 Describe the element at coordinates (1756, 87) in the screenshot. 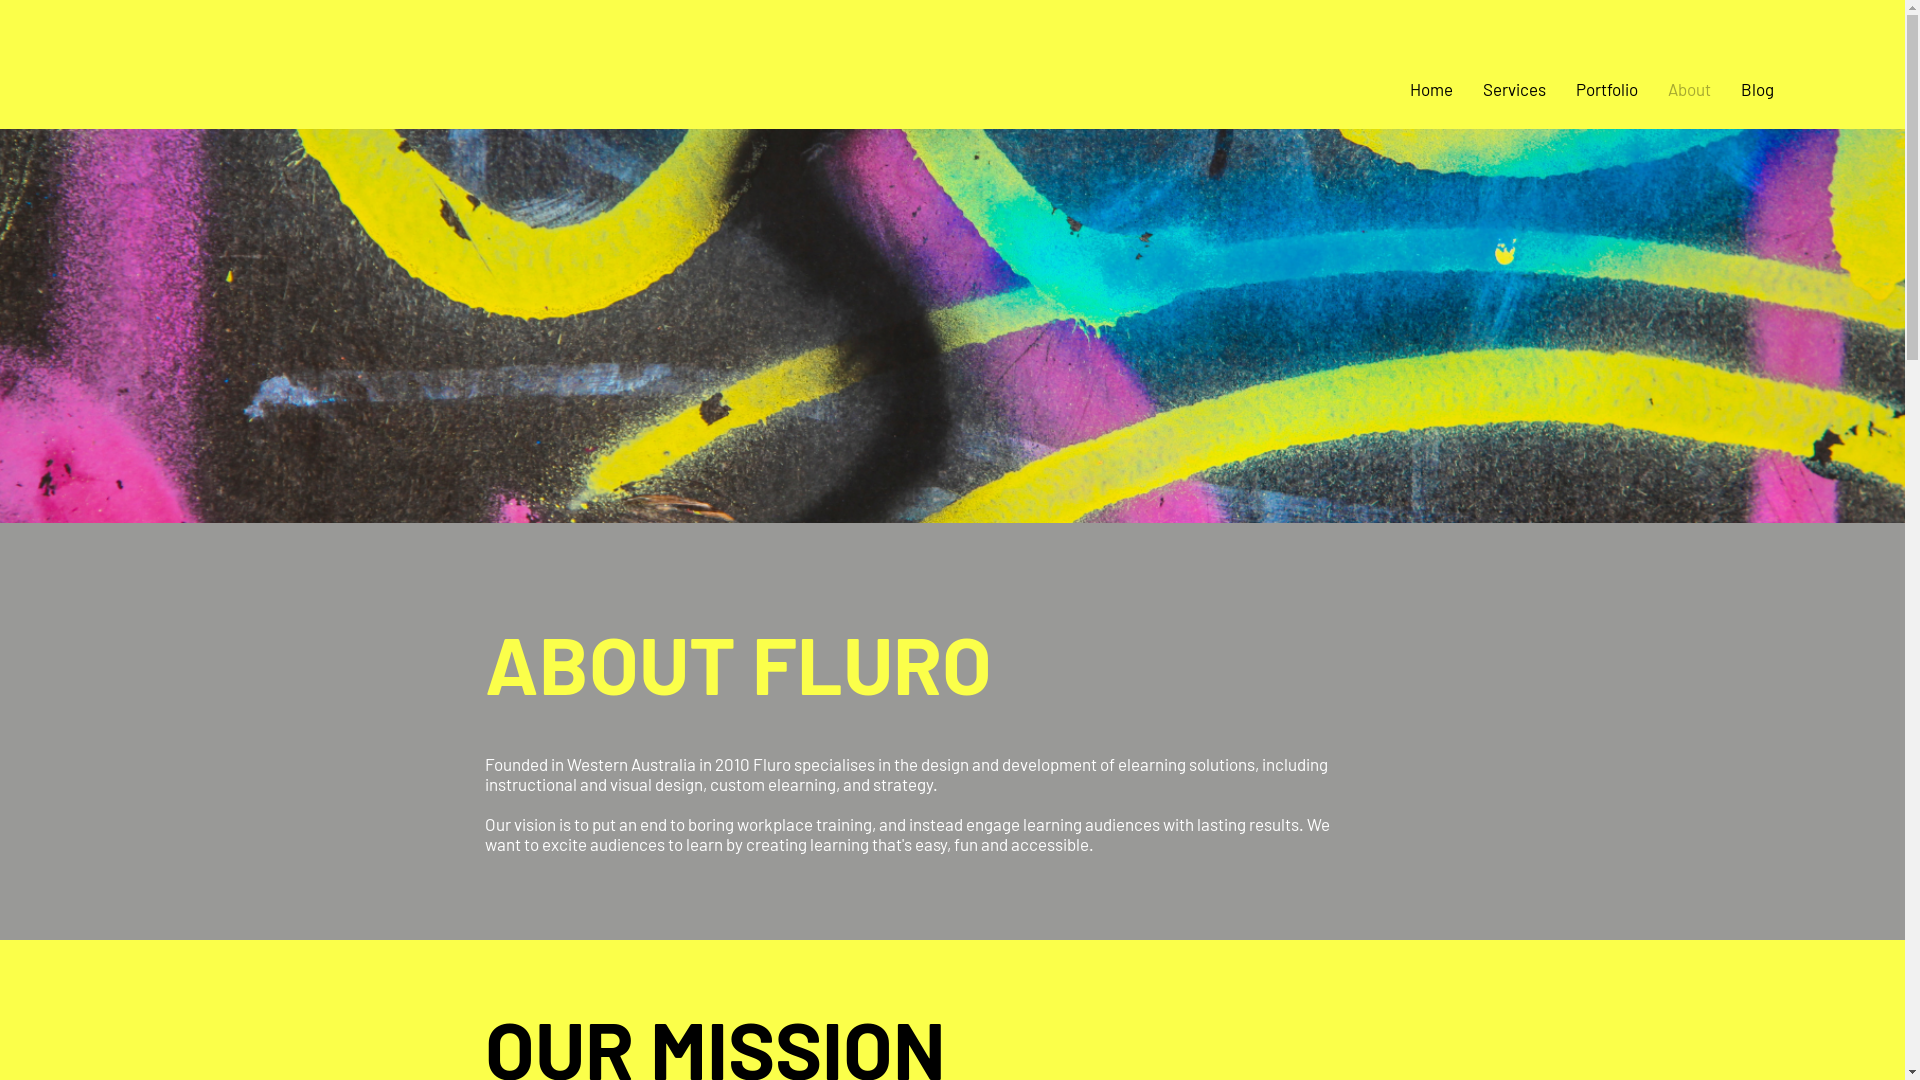

I see `'Blog'` at that location.